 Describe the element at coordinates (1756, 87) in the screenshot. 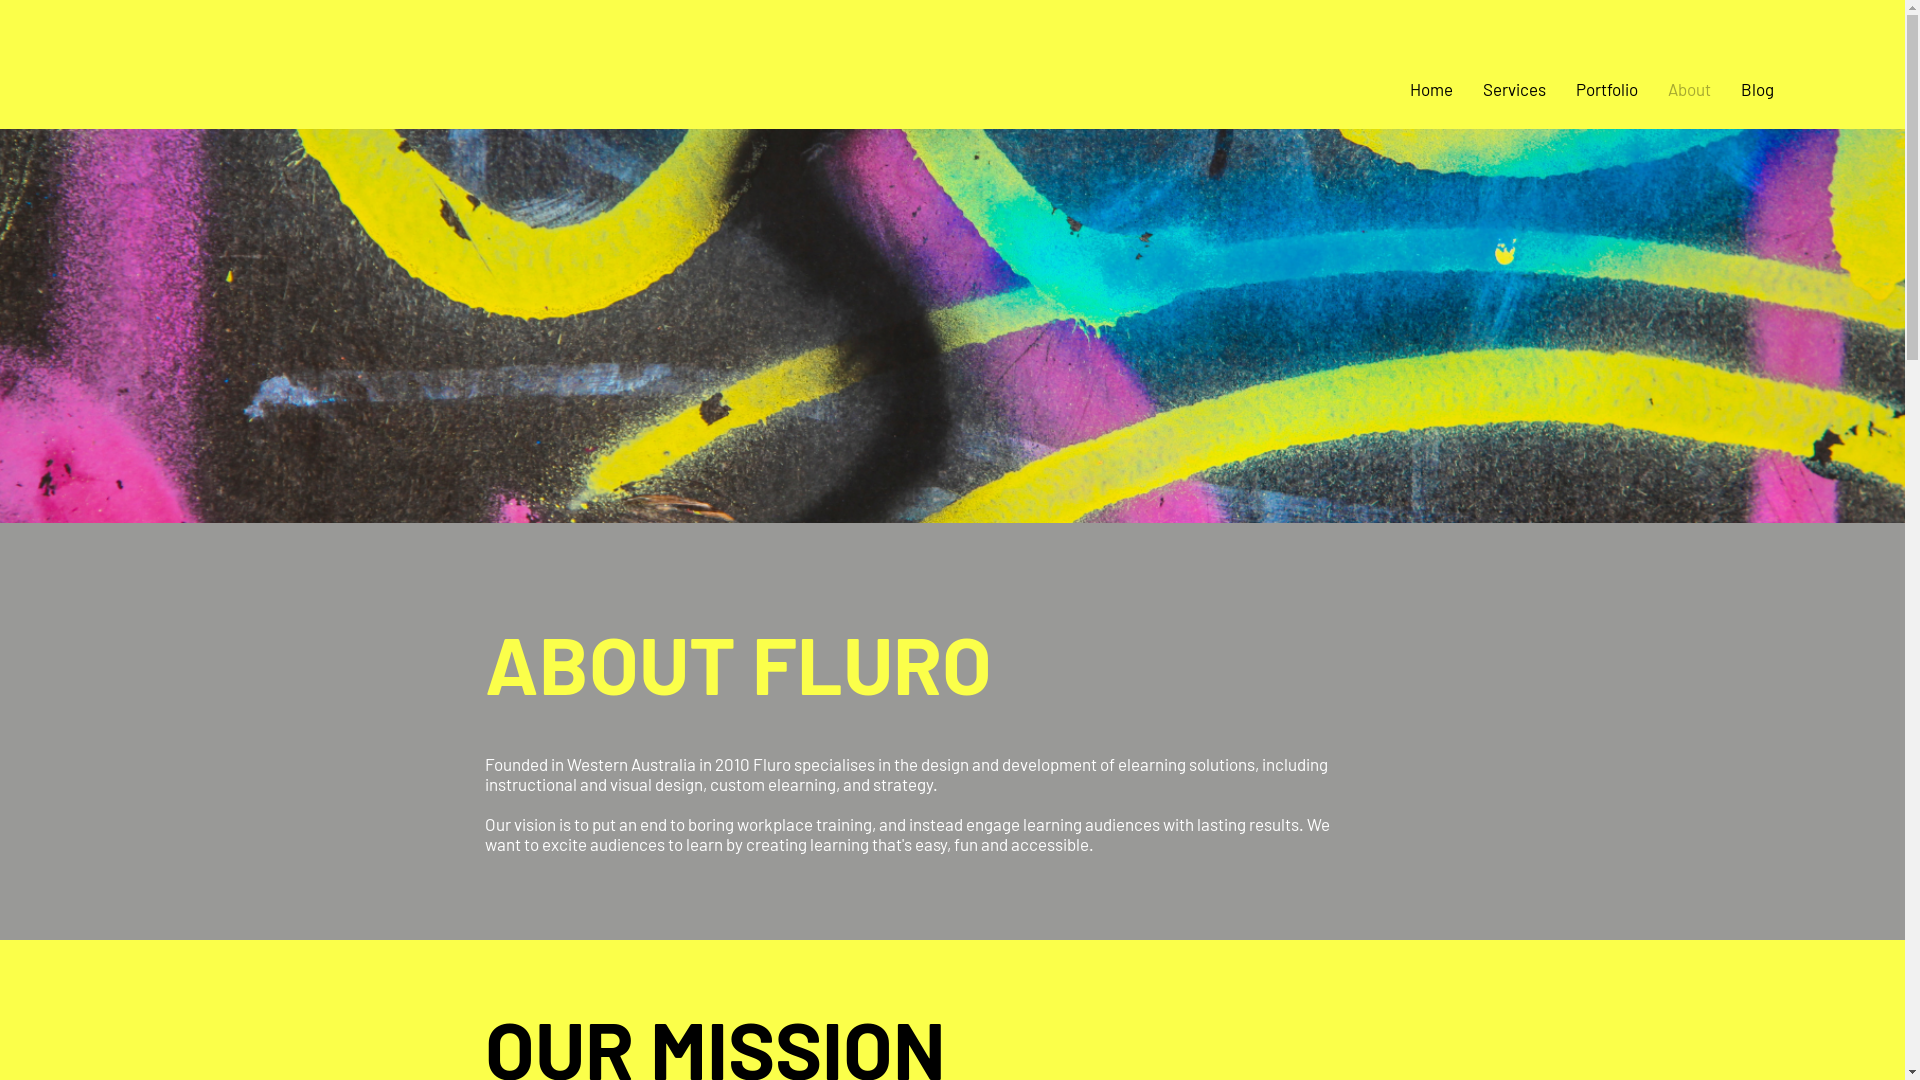

I see `'Blog'` at that location.